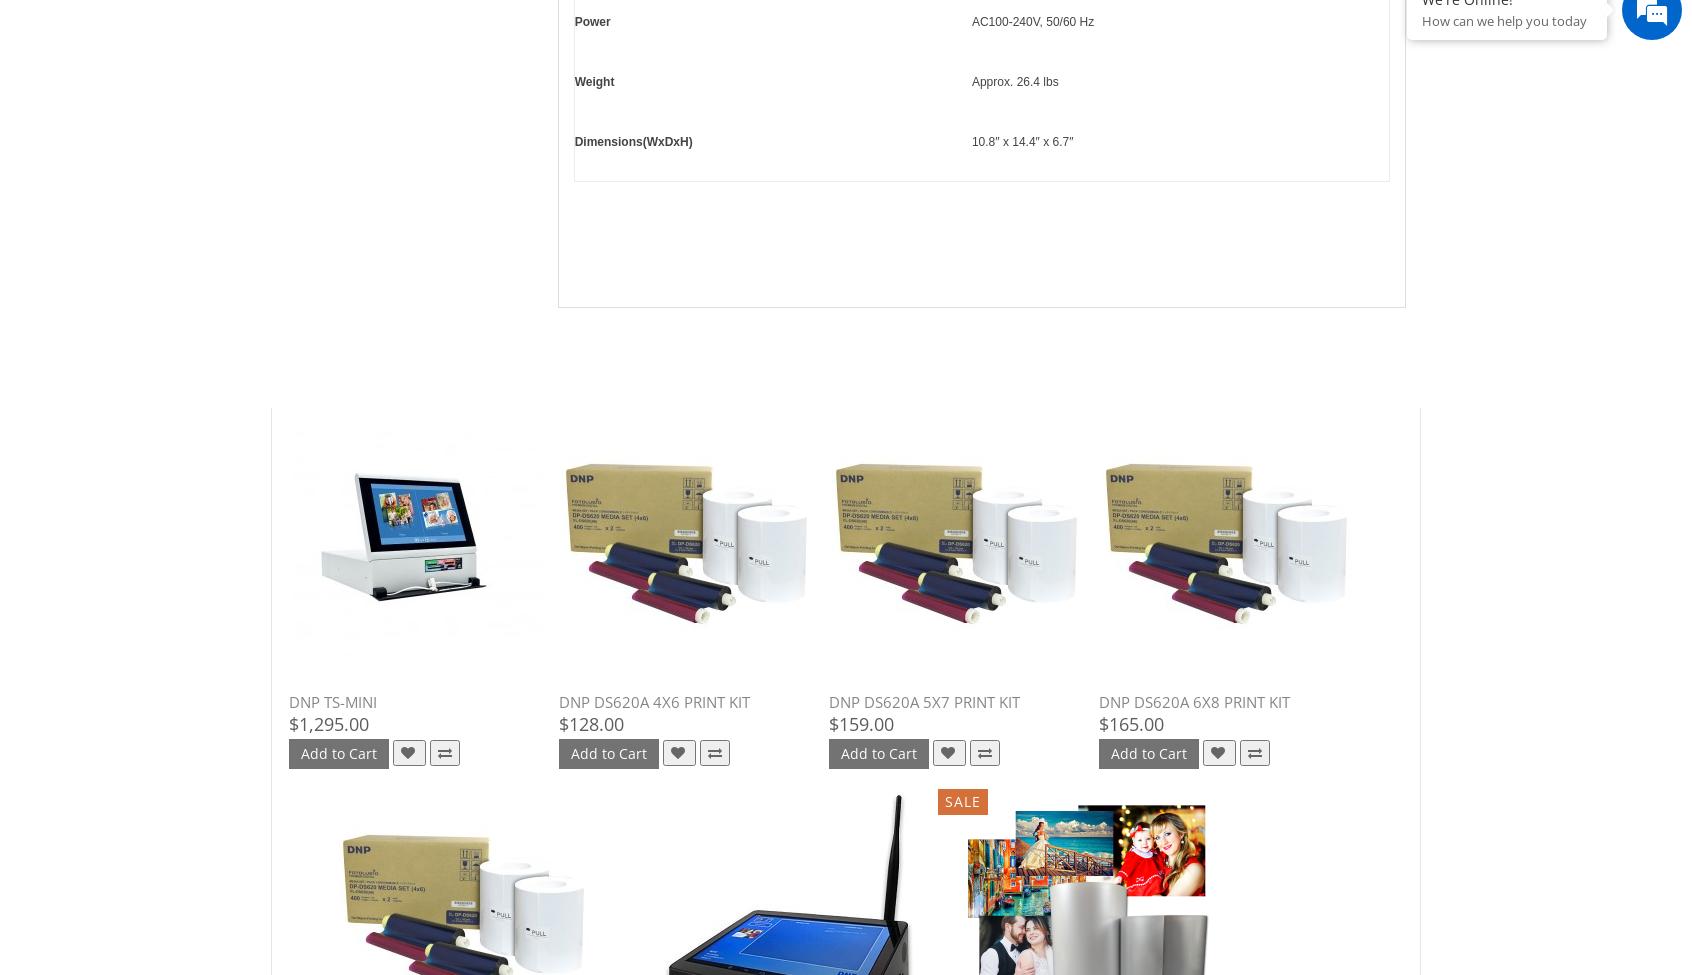 The width and height of the screenshot is (1692, 975). I want to click on '10.8″ x 14.4″ x 6.7″', so click(1020, 140).